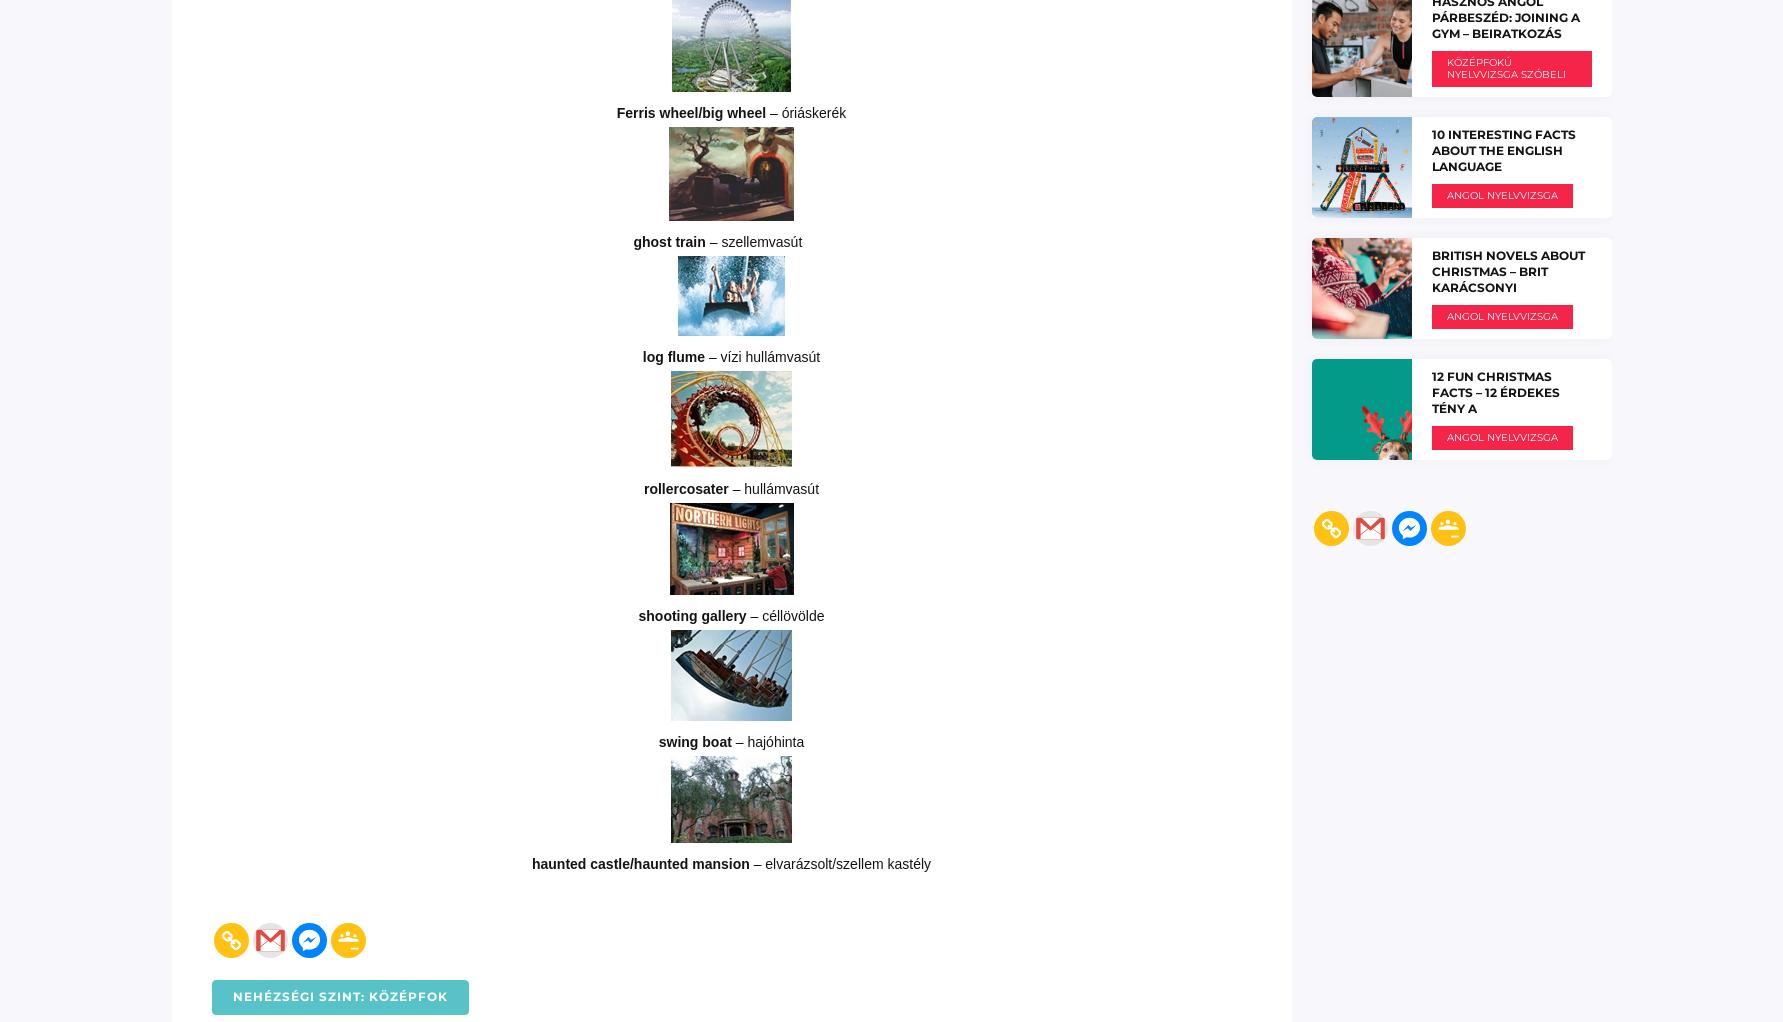  What do you see at coordinates (695, 739) in the screenshot?
I see `'swing boat'` at bounding box center [695, 739].